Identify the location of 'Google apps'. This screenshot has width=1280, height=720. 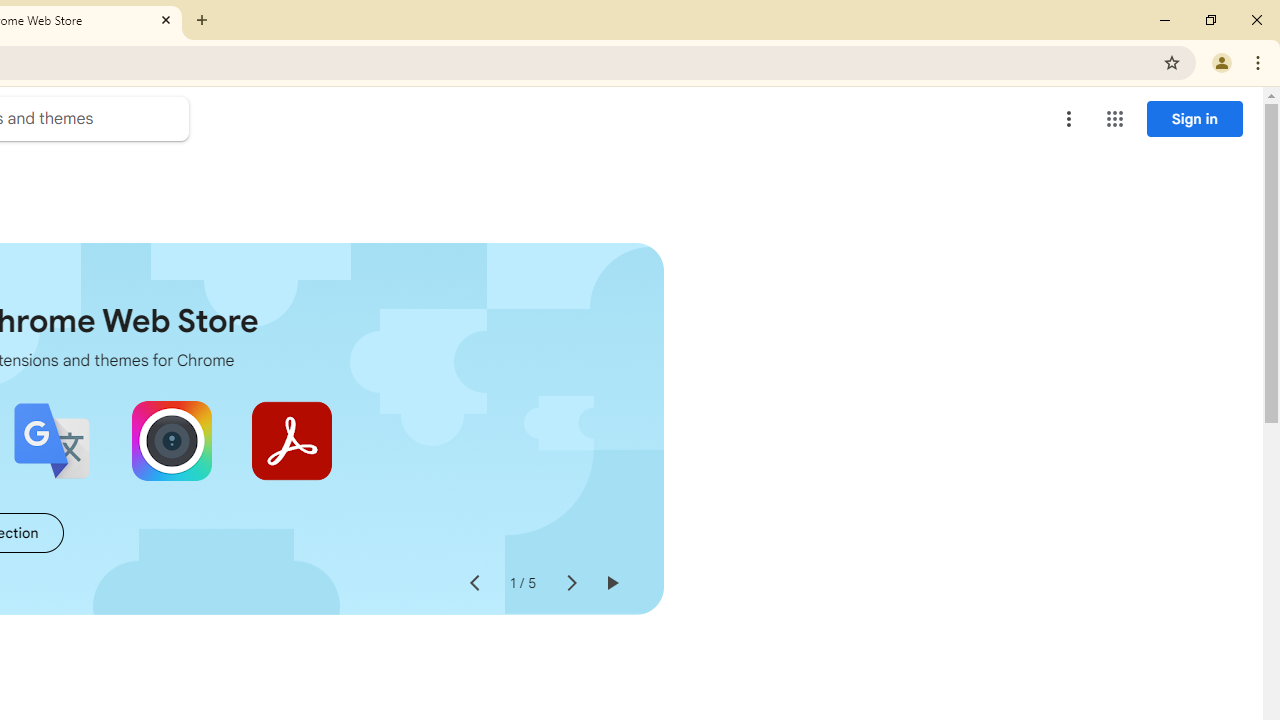
(1113, 119).